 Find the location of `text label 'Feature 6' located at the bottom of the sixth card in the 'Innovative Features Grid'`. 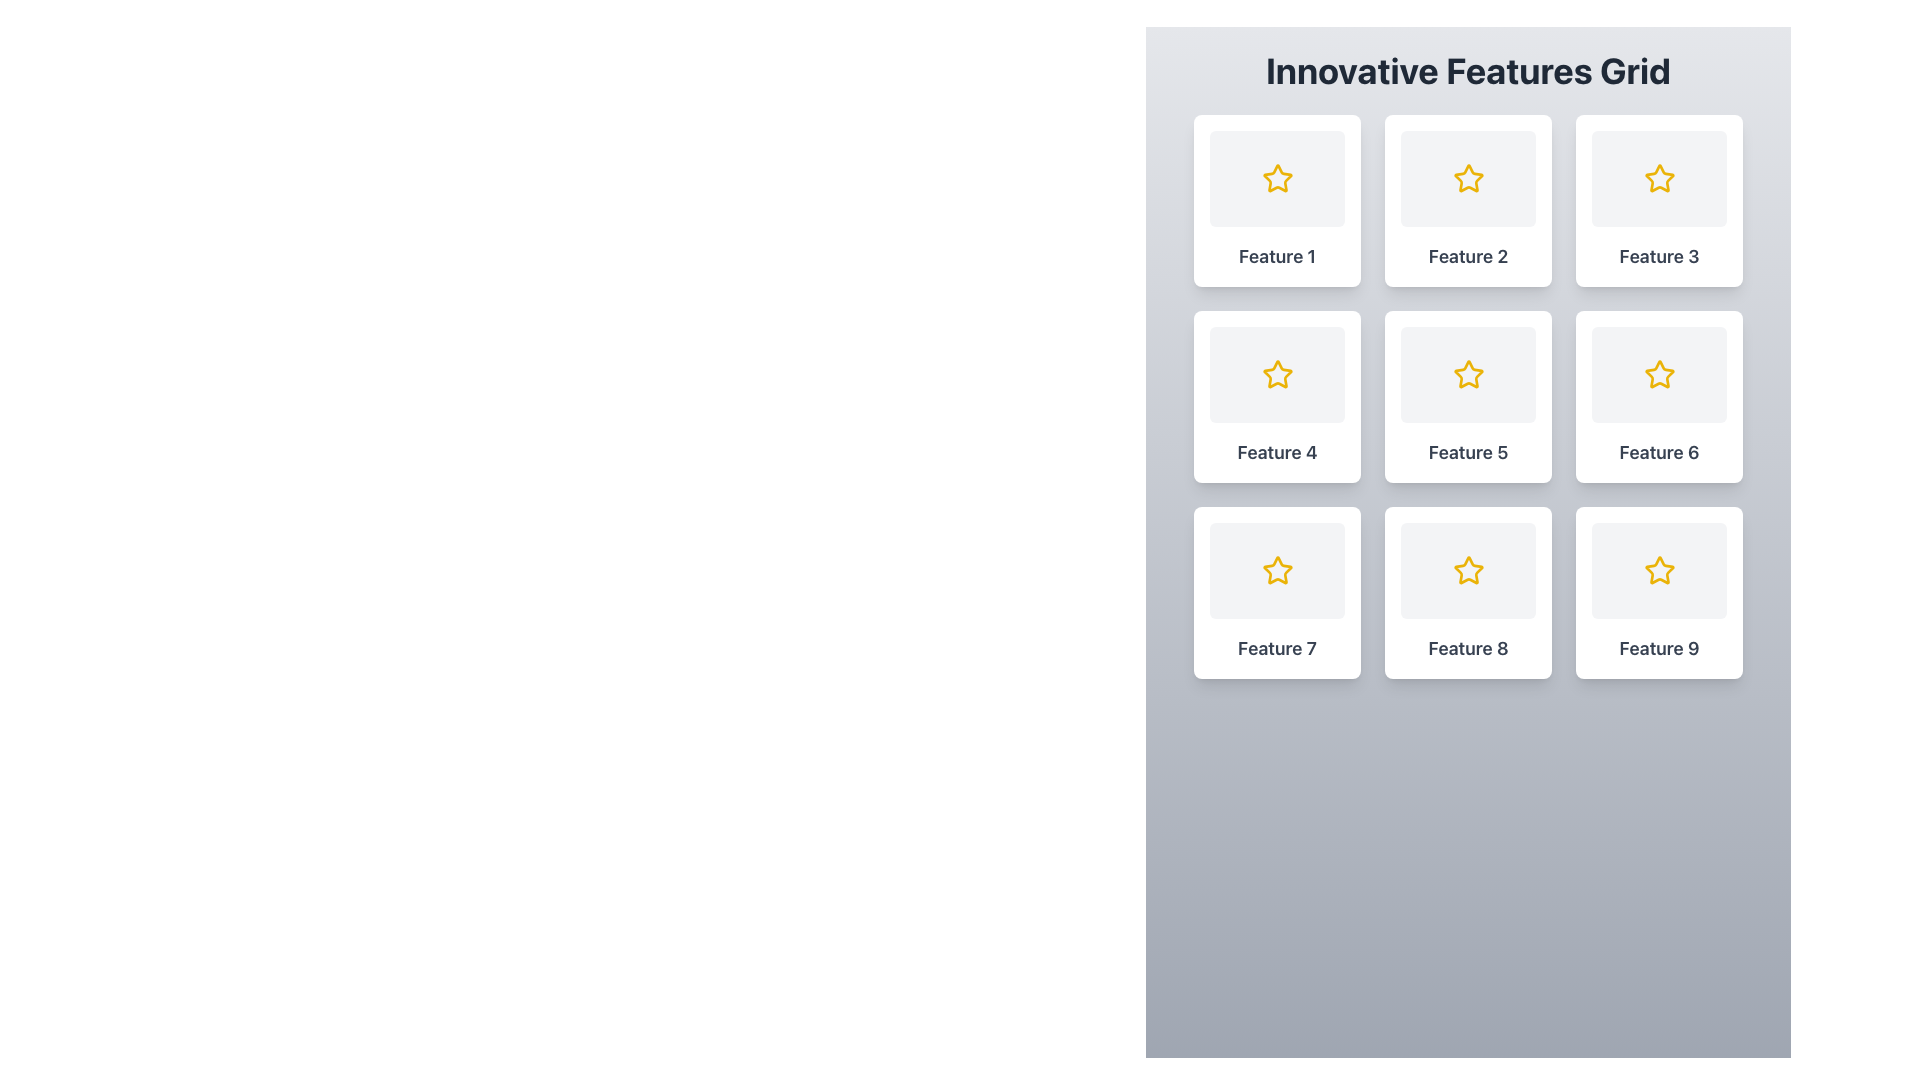

text label 'Feature 6' located at the bottom of the sixth card in the 'Innovative Features Grid' is located at coordinates (1659, 452).